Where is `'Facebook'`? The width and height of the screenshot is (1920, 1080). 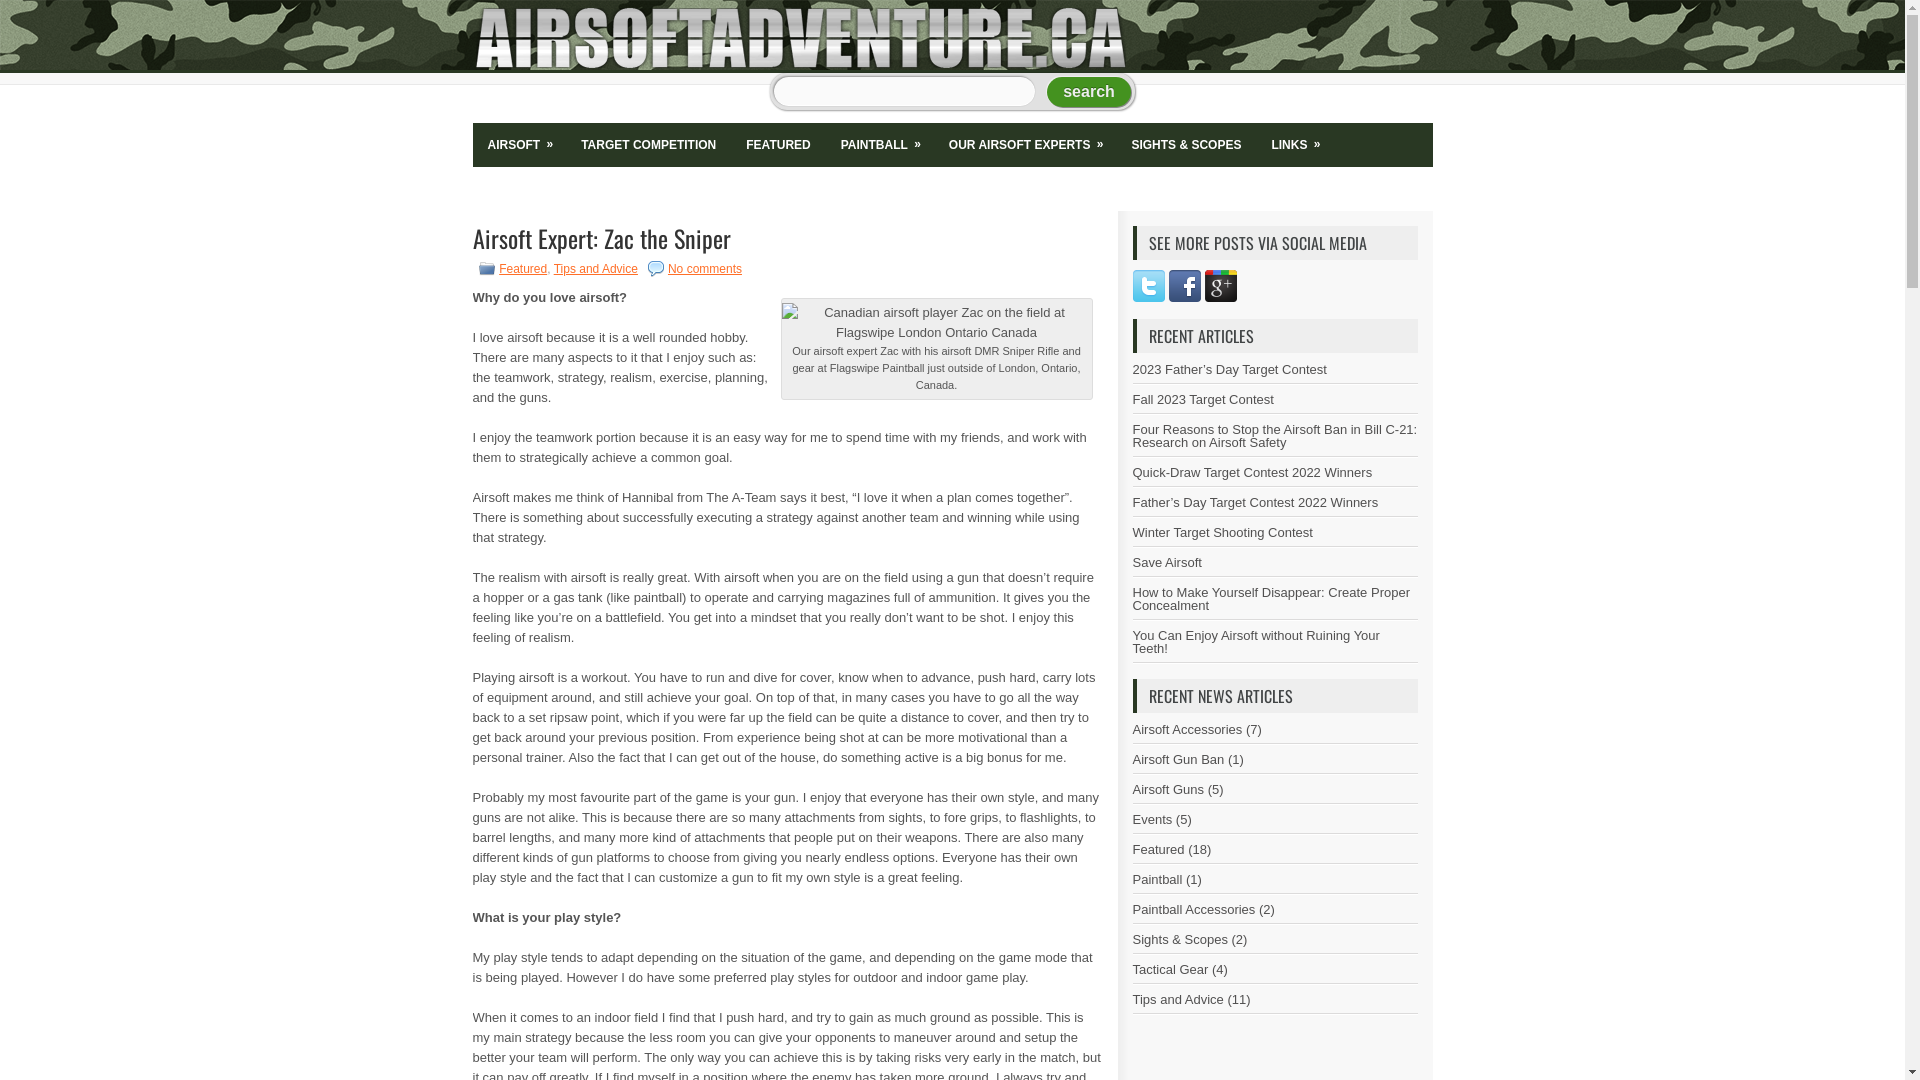 'Facebook' is located at coordinates (1184, 285).